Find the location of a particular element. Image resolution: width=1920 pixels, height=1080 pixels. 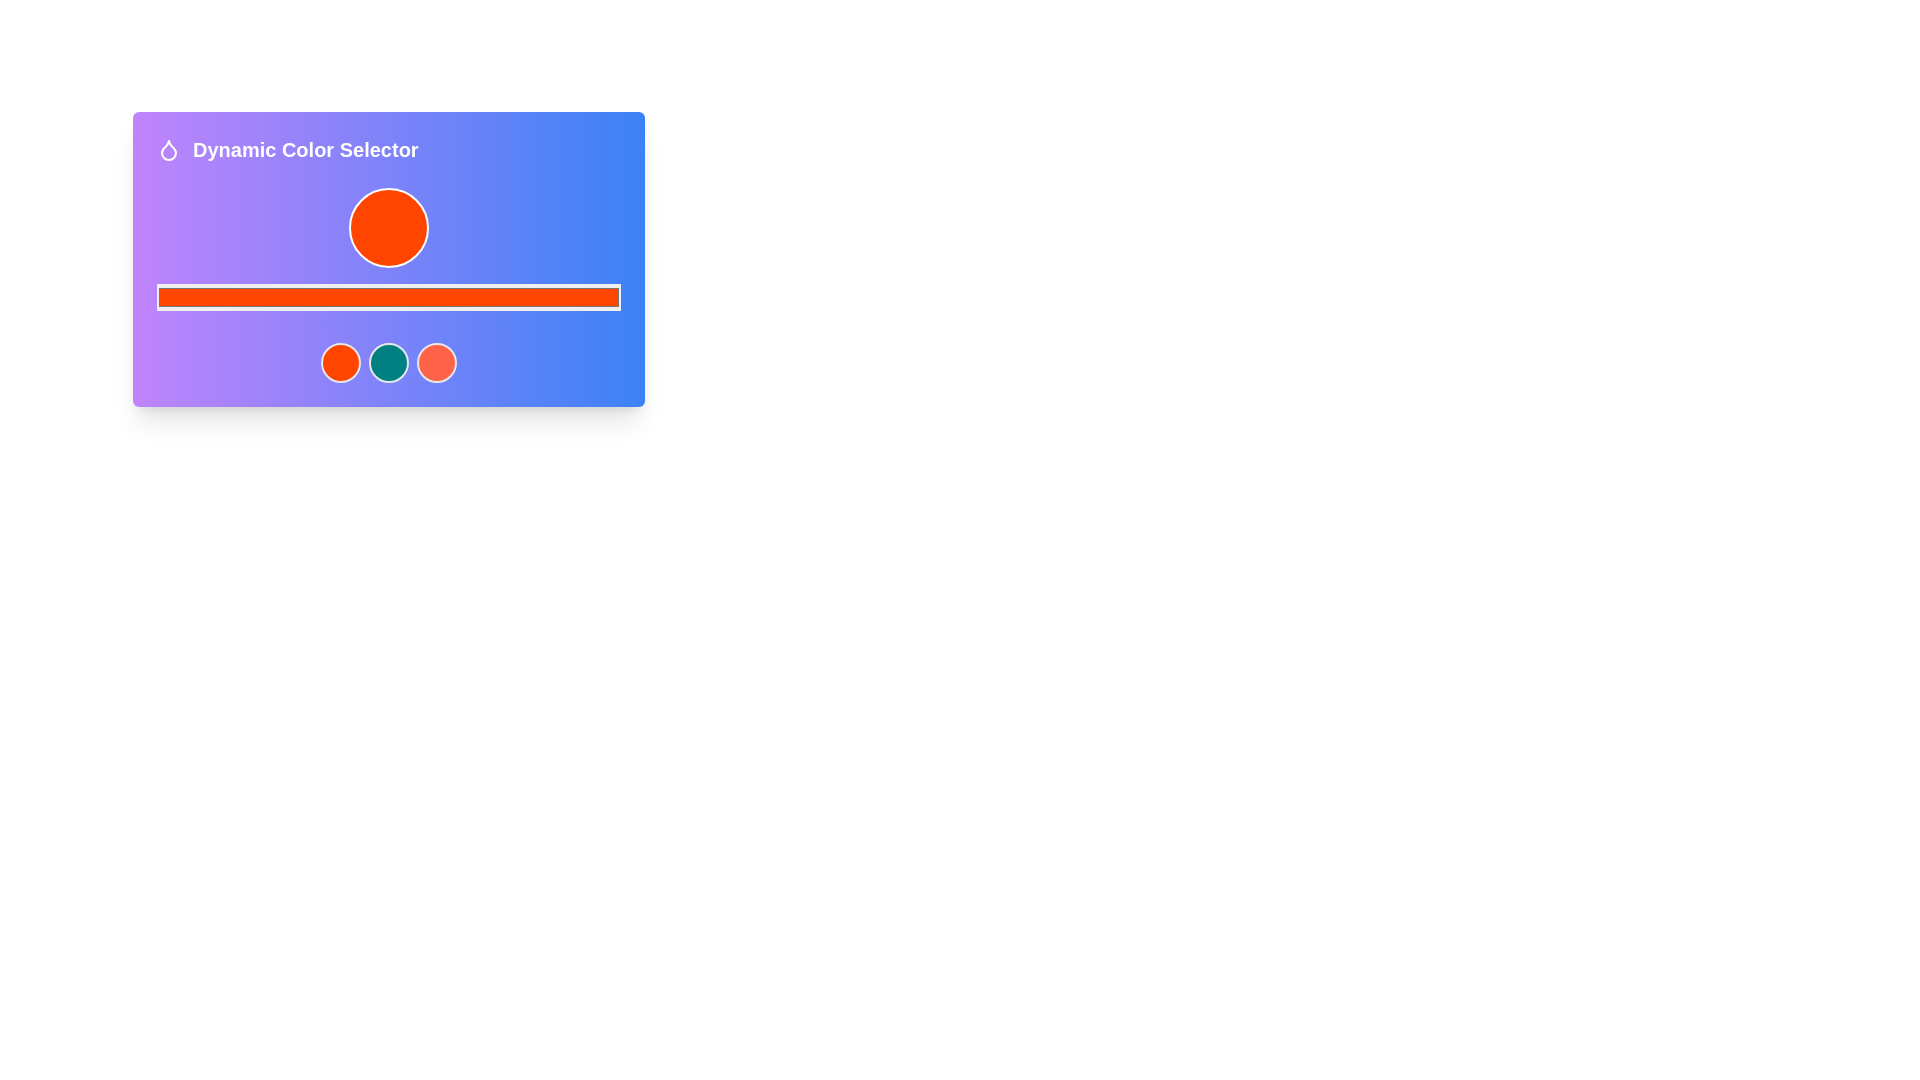

the teal button in the group of interactive color selector buttons located below the color picker bar and a large colored circle is located at coordinates (388, 362).